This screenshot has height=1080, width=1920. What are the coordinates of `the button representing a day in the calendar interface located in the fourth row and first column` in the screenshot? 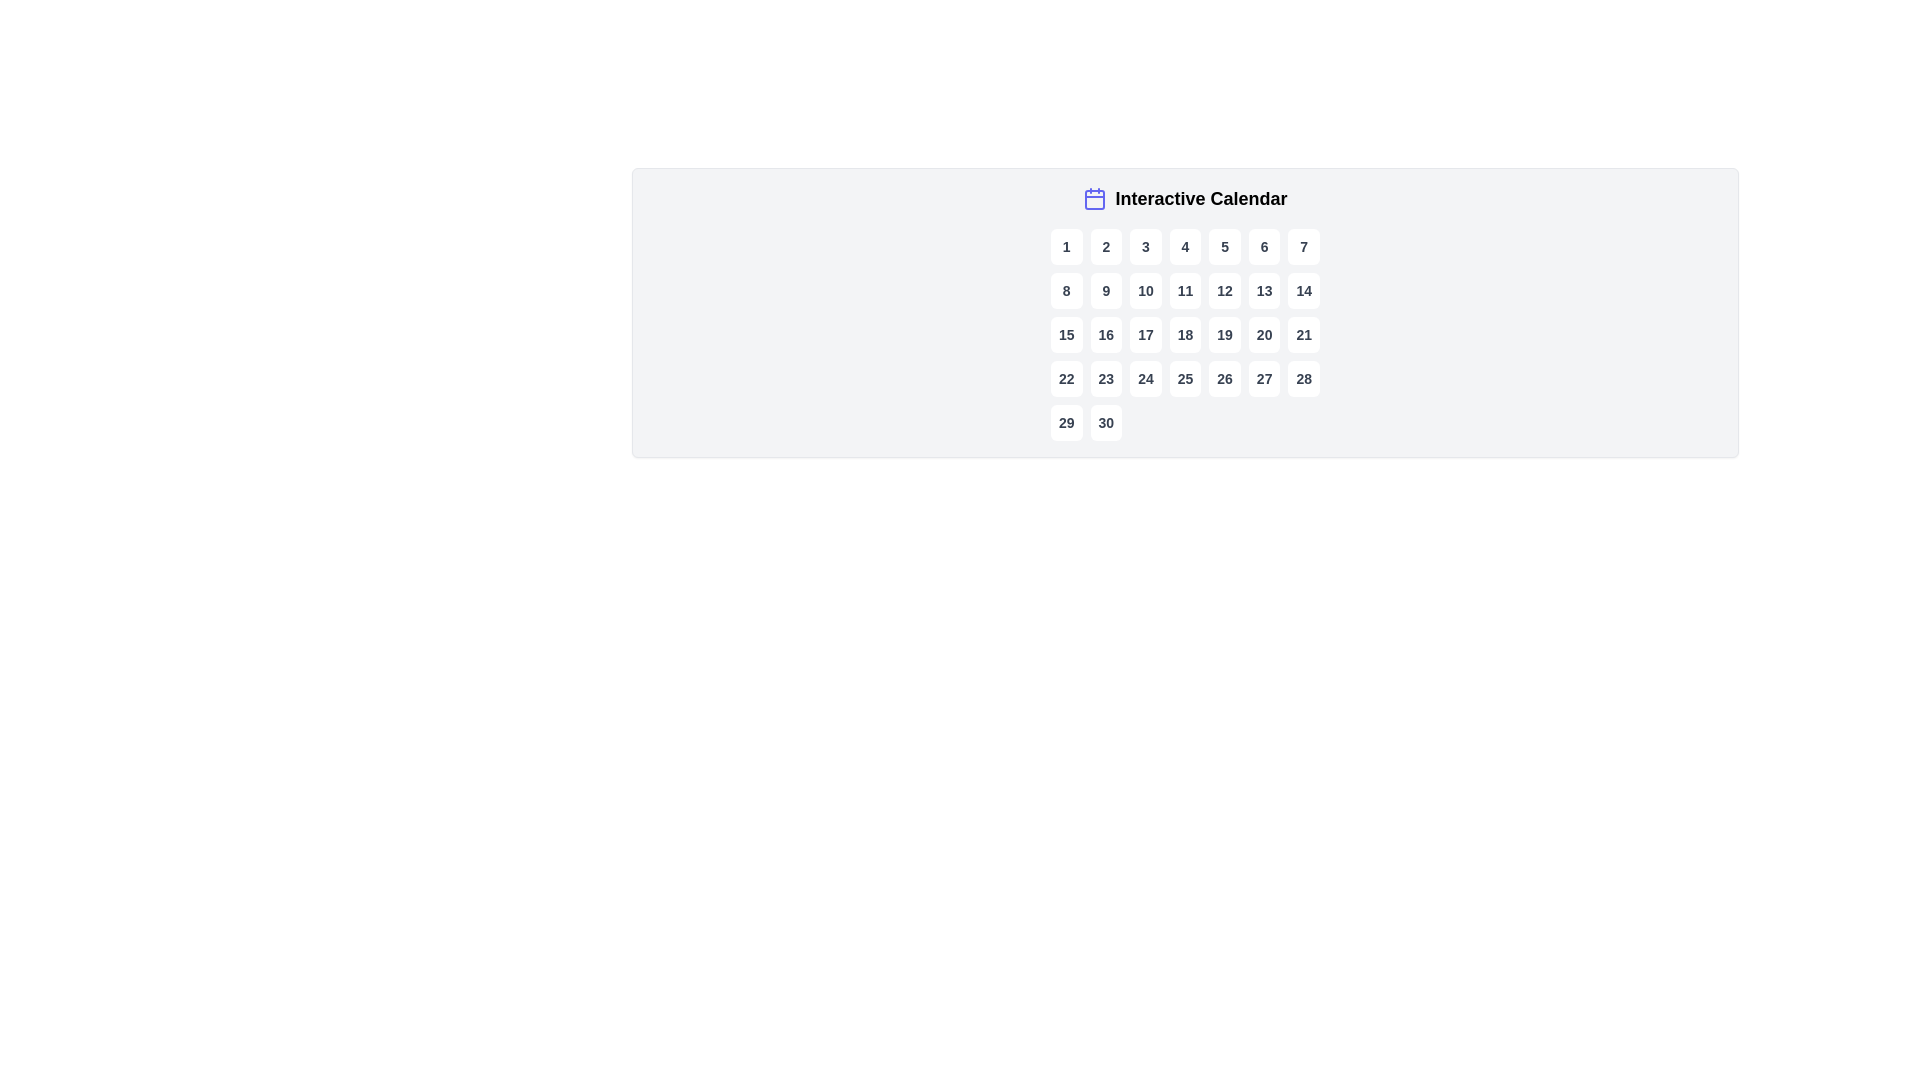 It's located at (1065, 378).